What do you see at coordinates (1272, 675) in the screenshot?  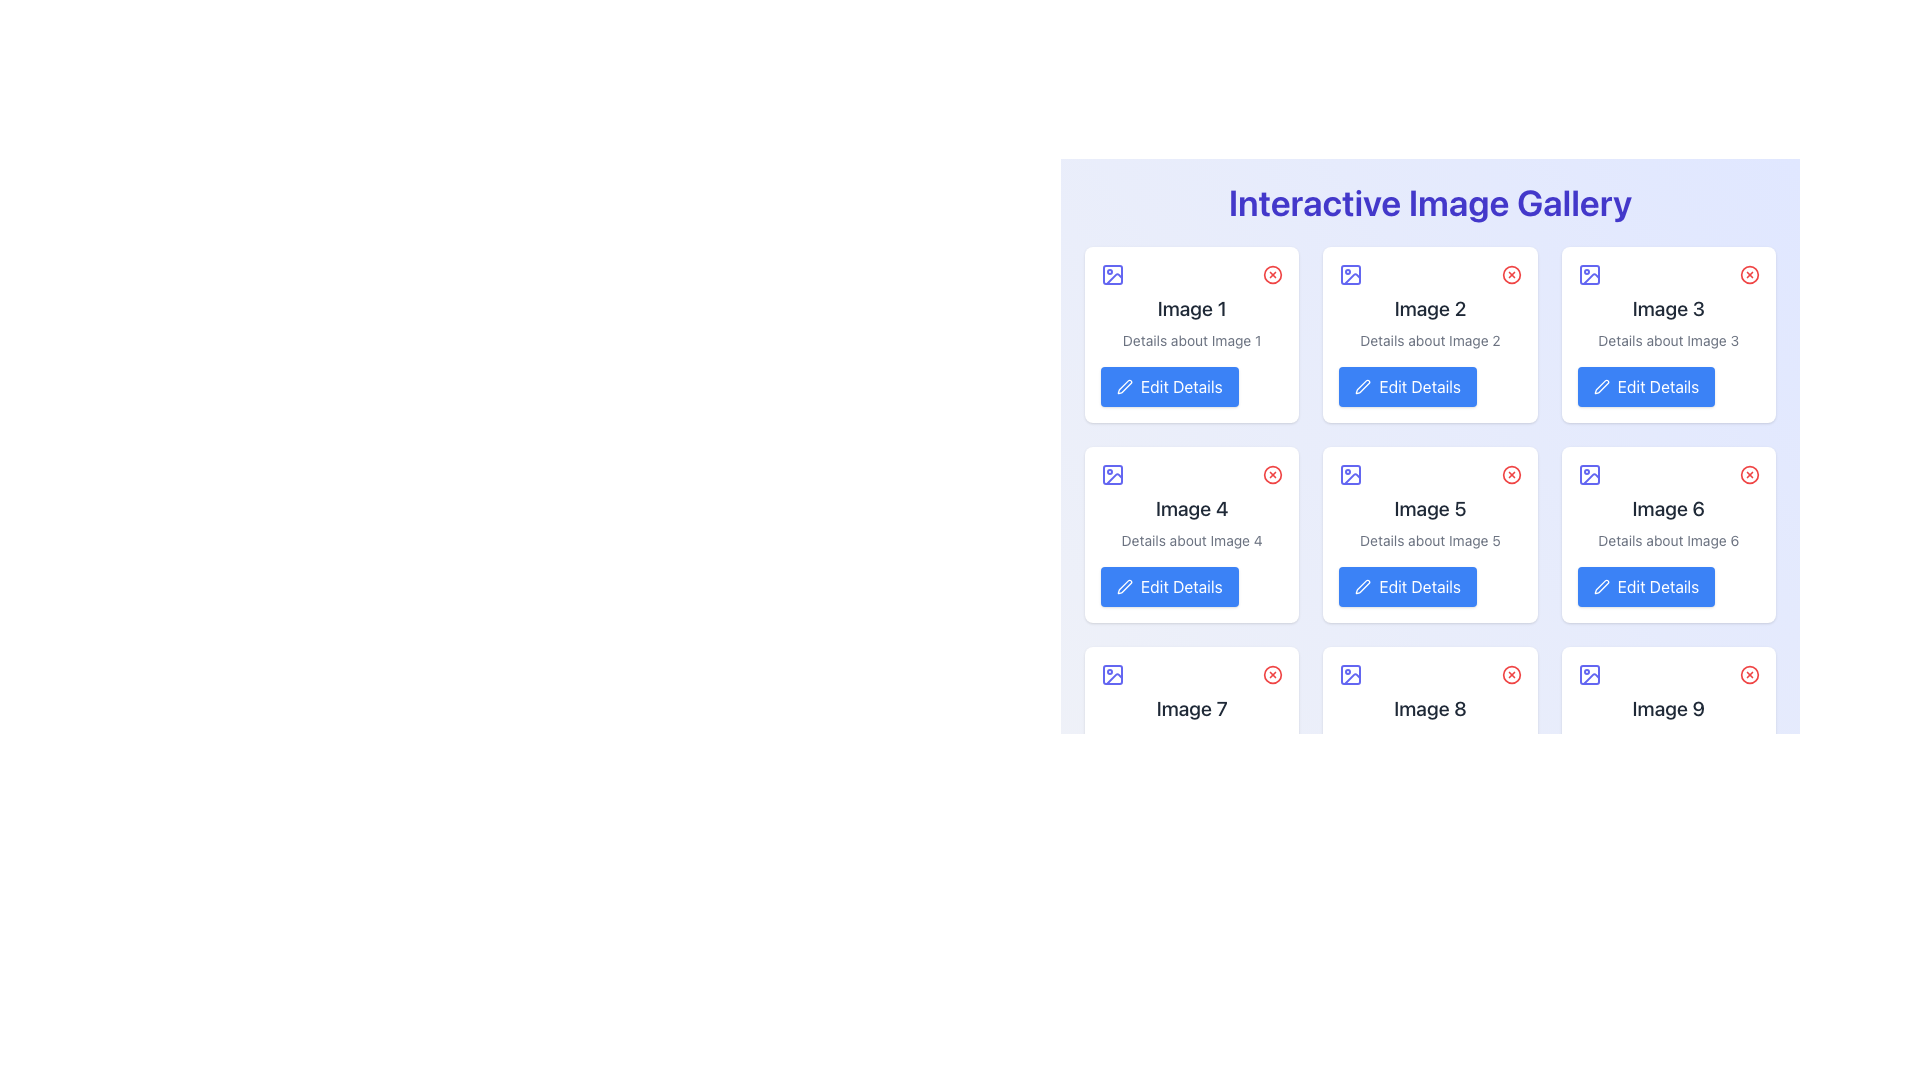 I see `the circular button with a red border and a red 'x' icon located at the top-right corner of the 'Image 7' card in the bottom row of the grid layout` at bounding box center [1272, 675].